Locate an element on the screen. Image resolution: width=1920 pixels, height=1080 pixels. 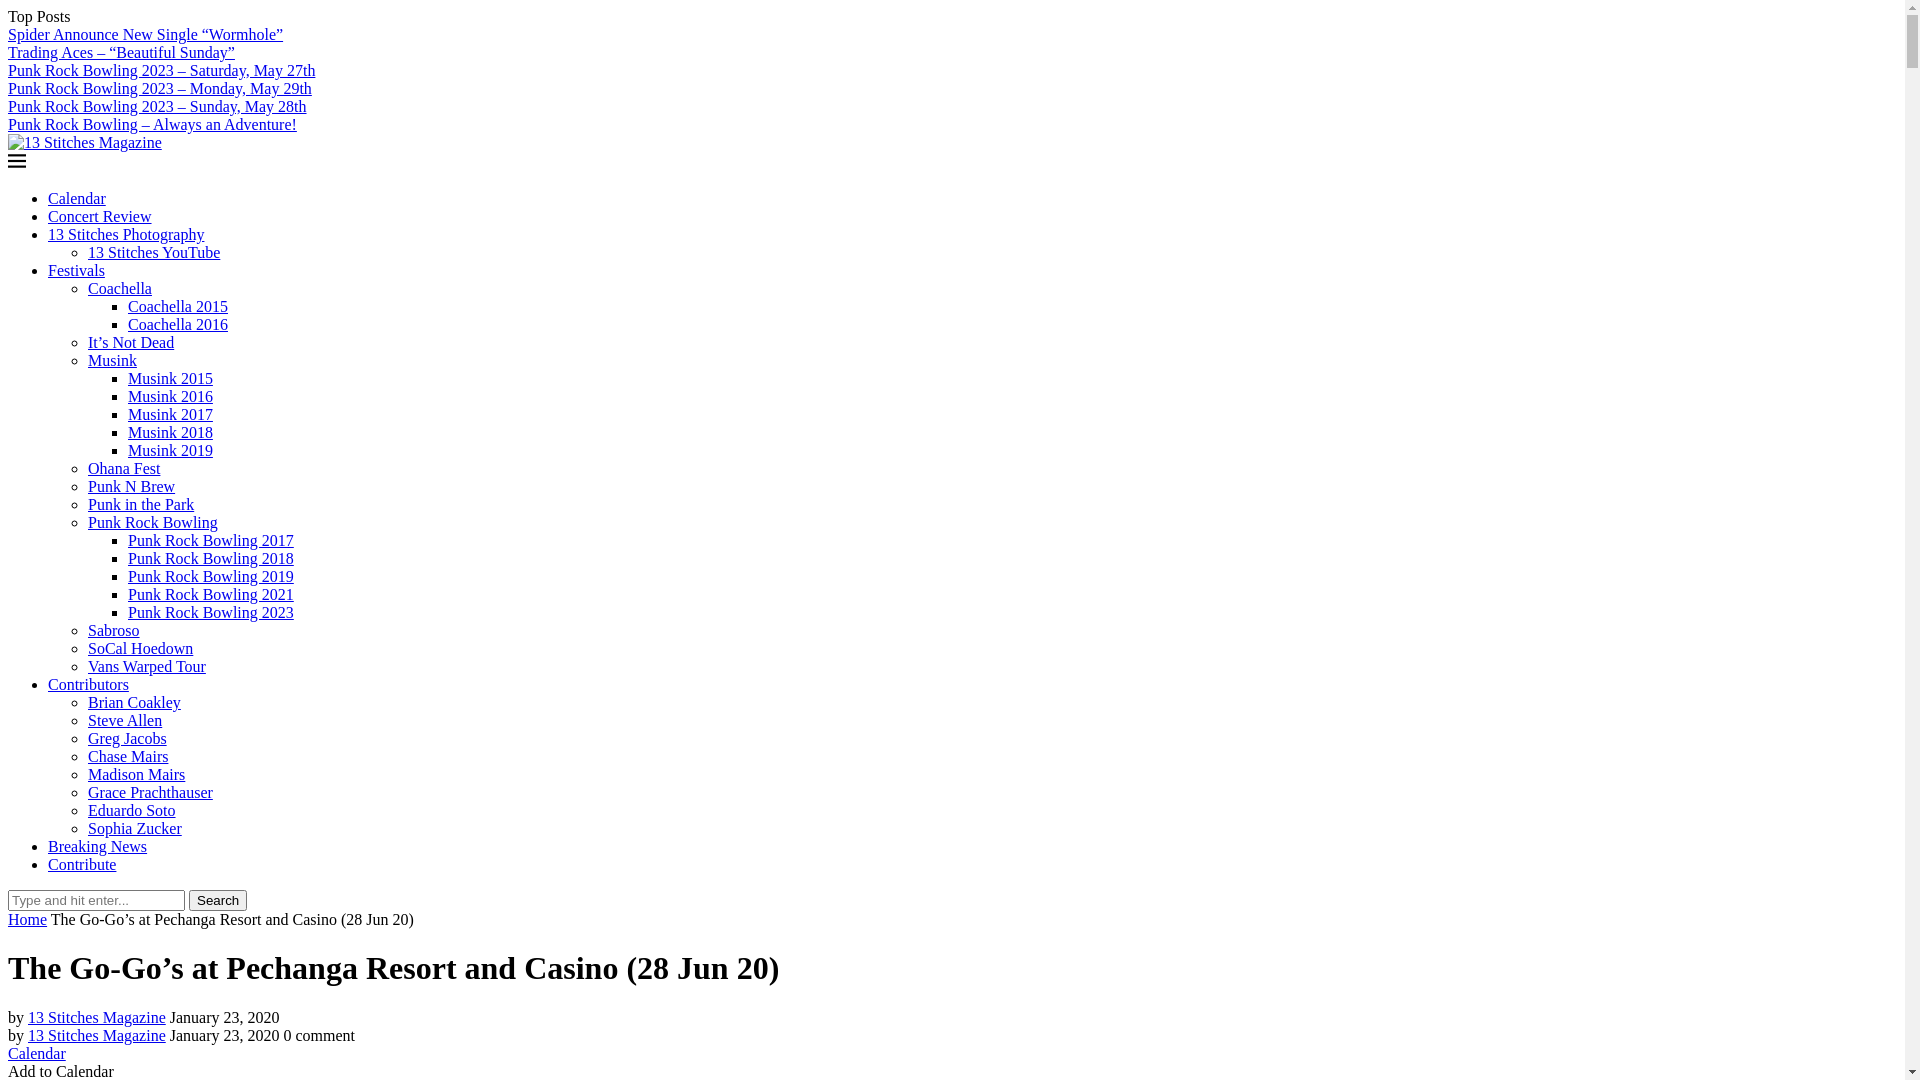
'Coachella 2015' is located at coordinates (127, 306).